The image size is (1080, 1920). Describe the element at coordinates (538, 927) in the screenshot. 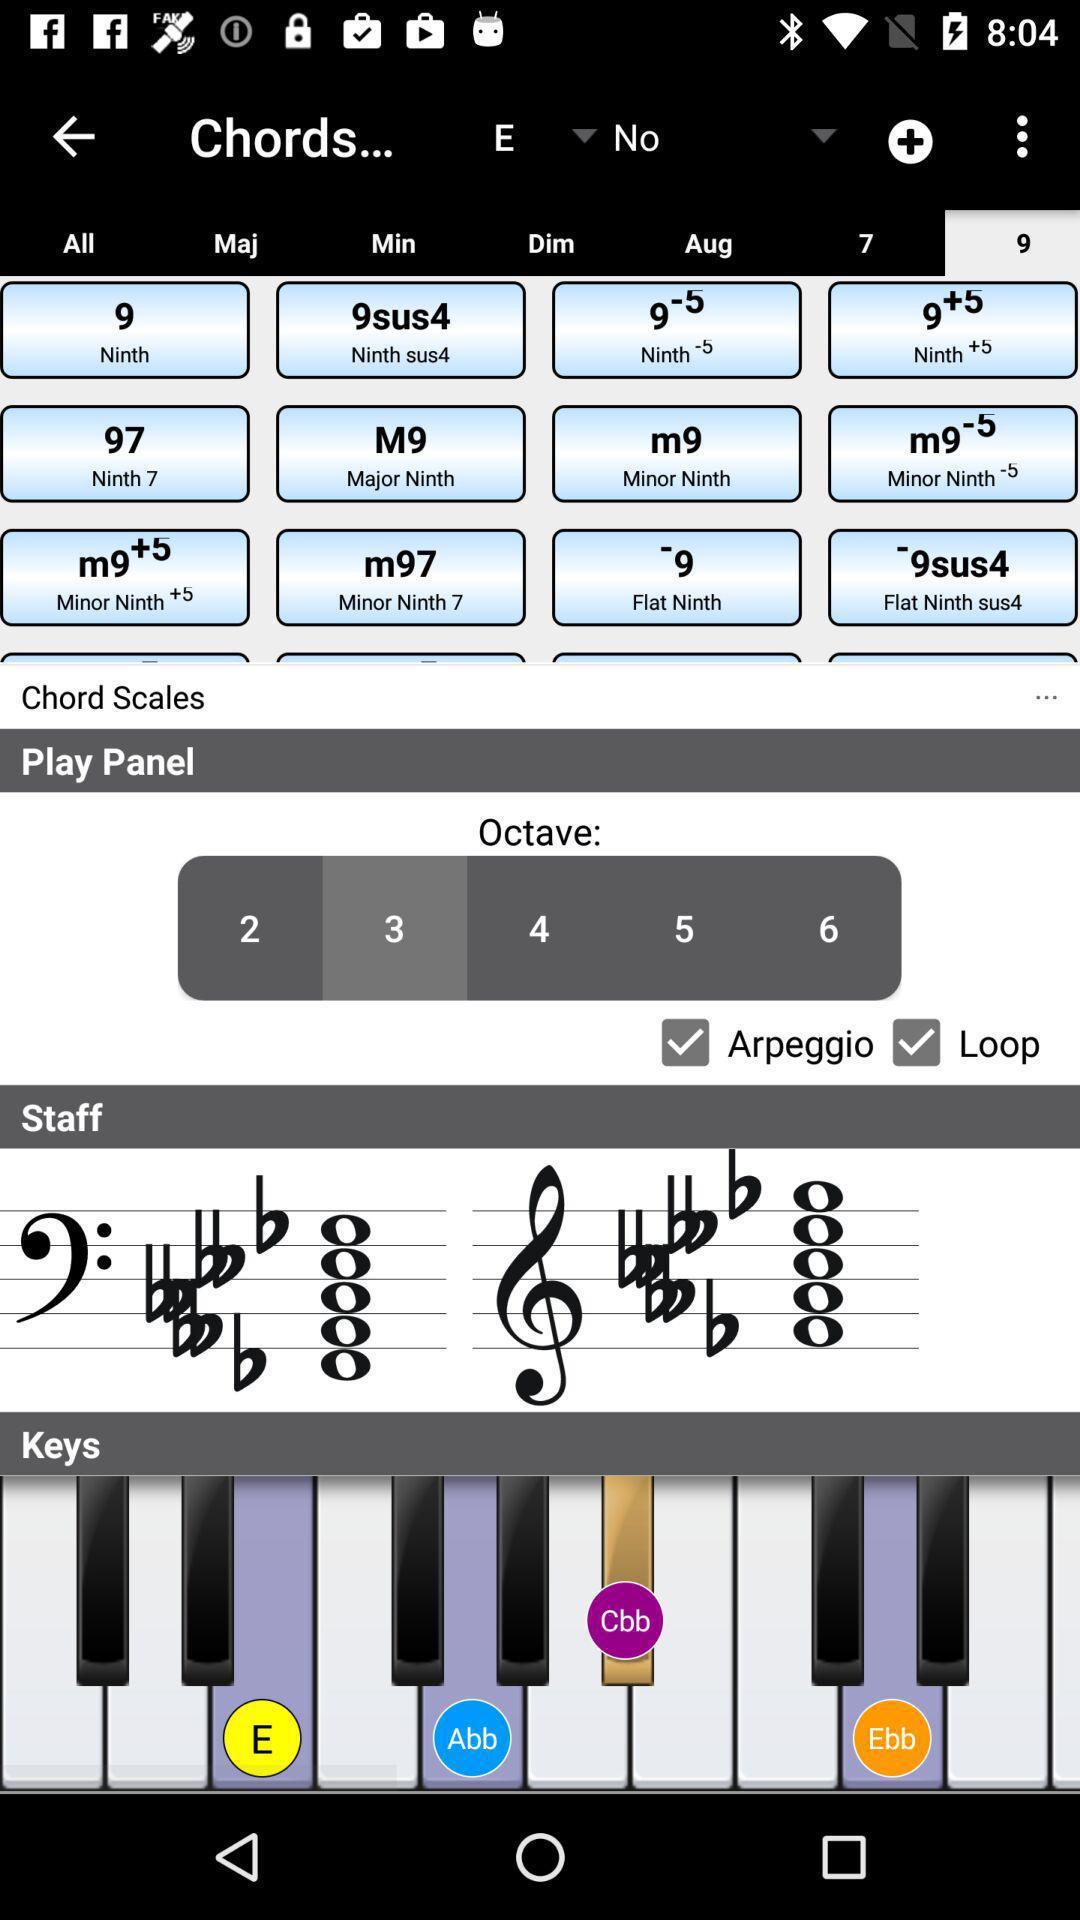

I see `icon next to 5` at that location.